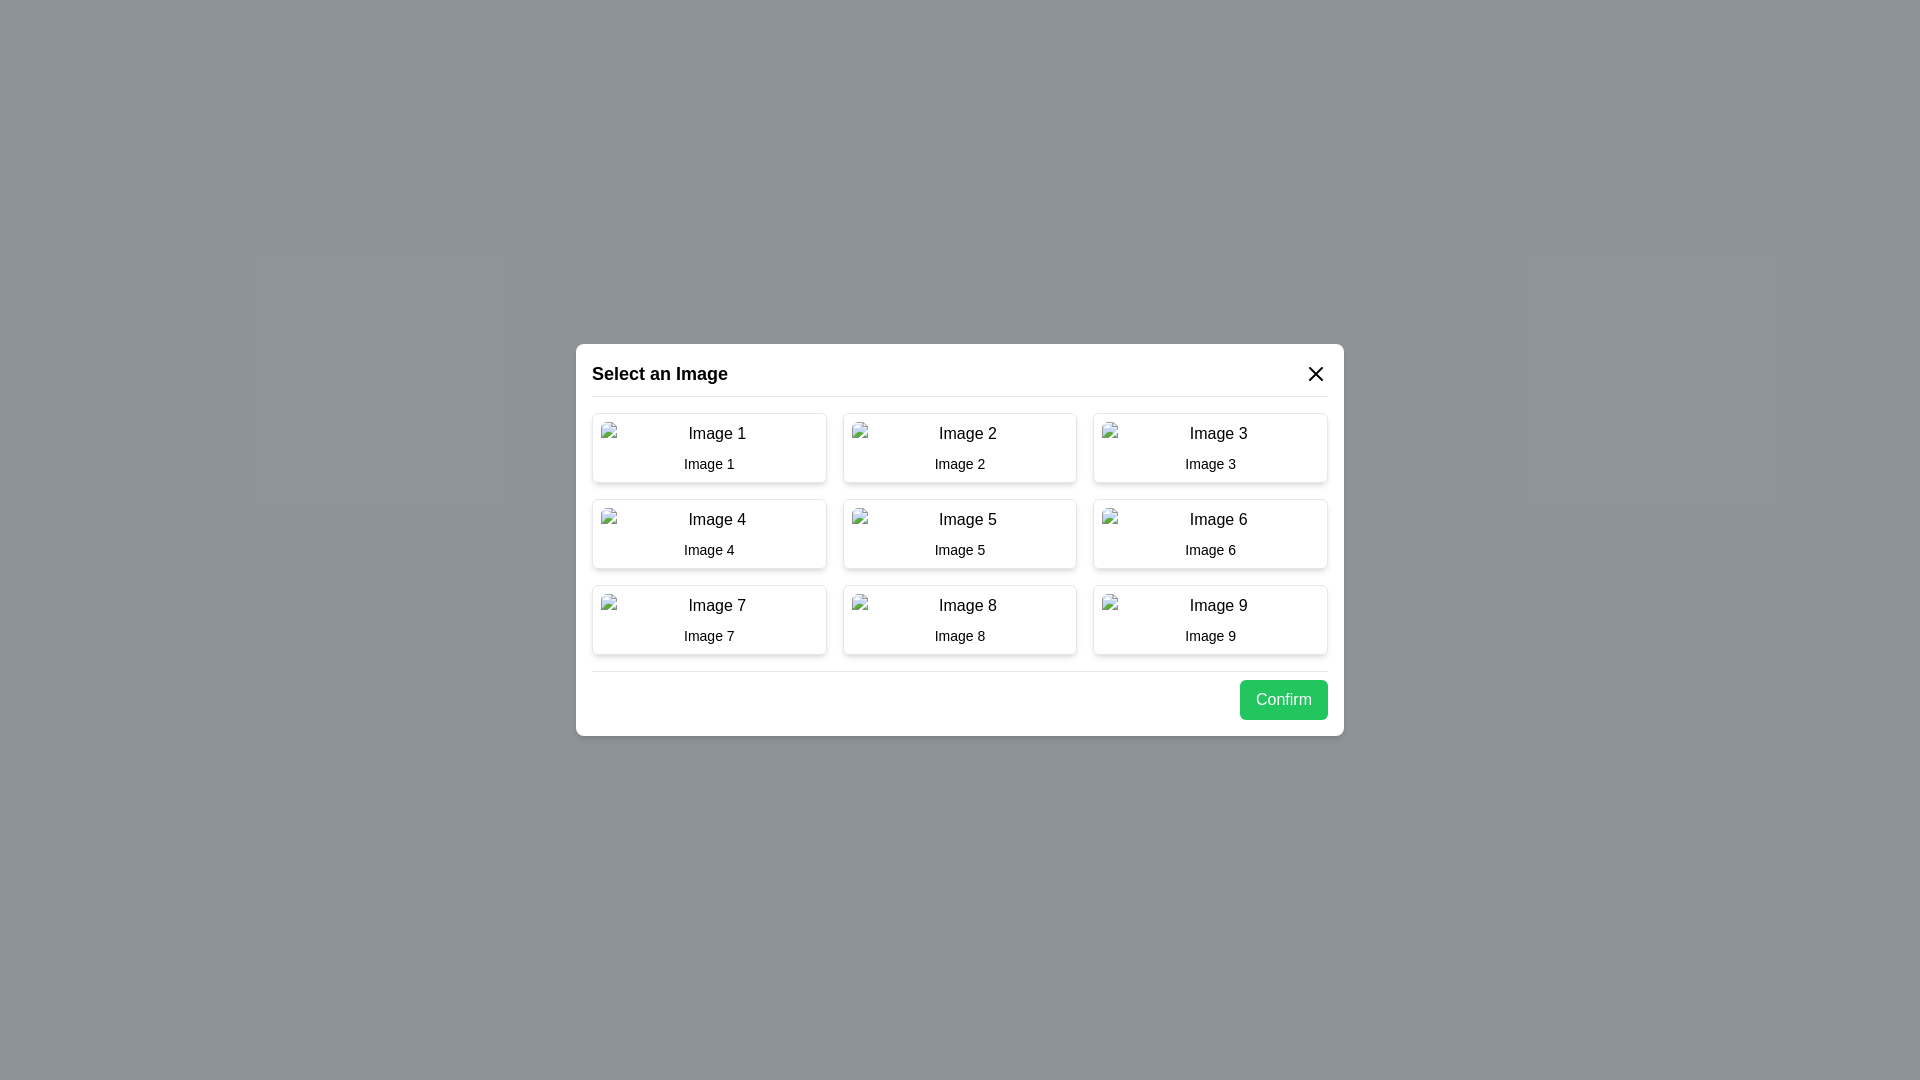 This screenshot has height=1080, width=1920. What do you see at coordinates (1283, 698) in the screenshot?
I see `'Confirm' button to confirm the selected image` at bounding box center [1283, 698].